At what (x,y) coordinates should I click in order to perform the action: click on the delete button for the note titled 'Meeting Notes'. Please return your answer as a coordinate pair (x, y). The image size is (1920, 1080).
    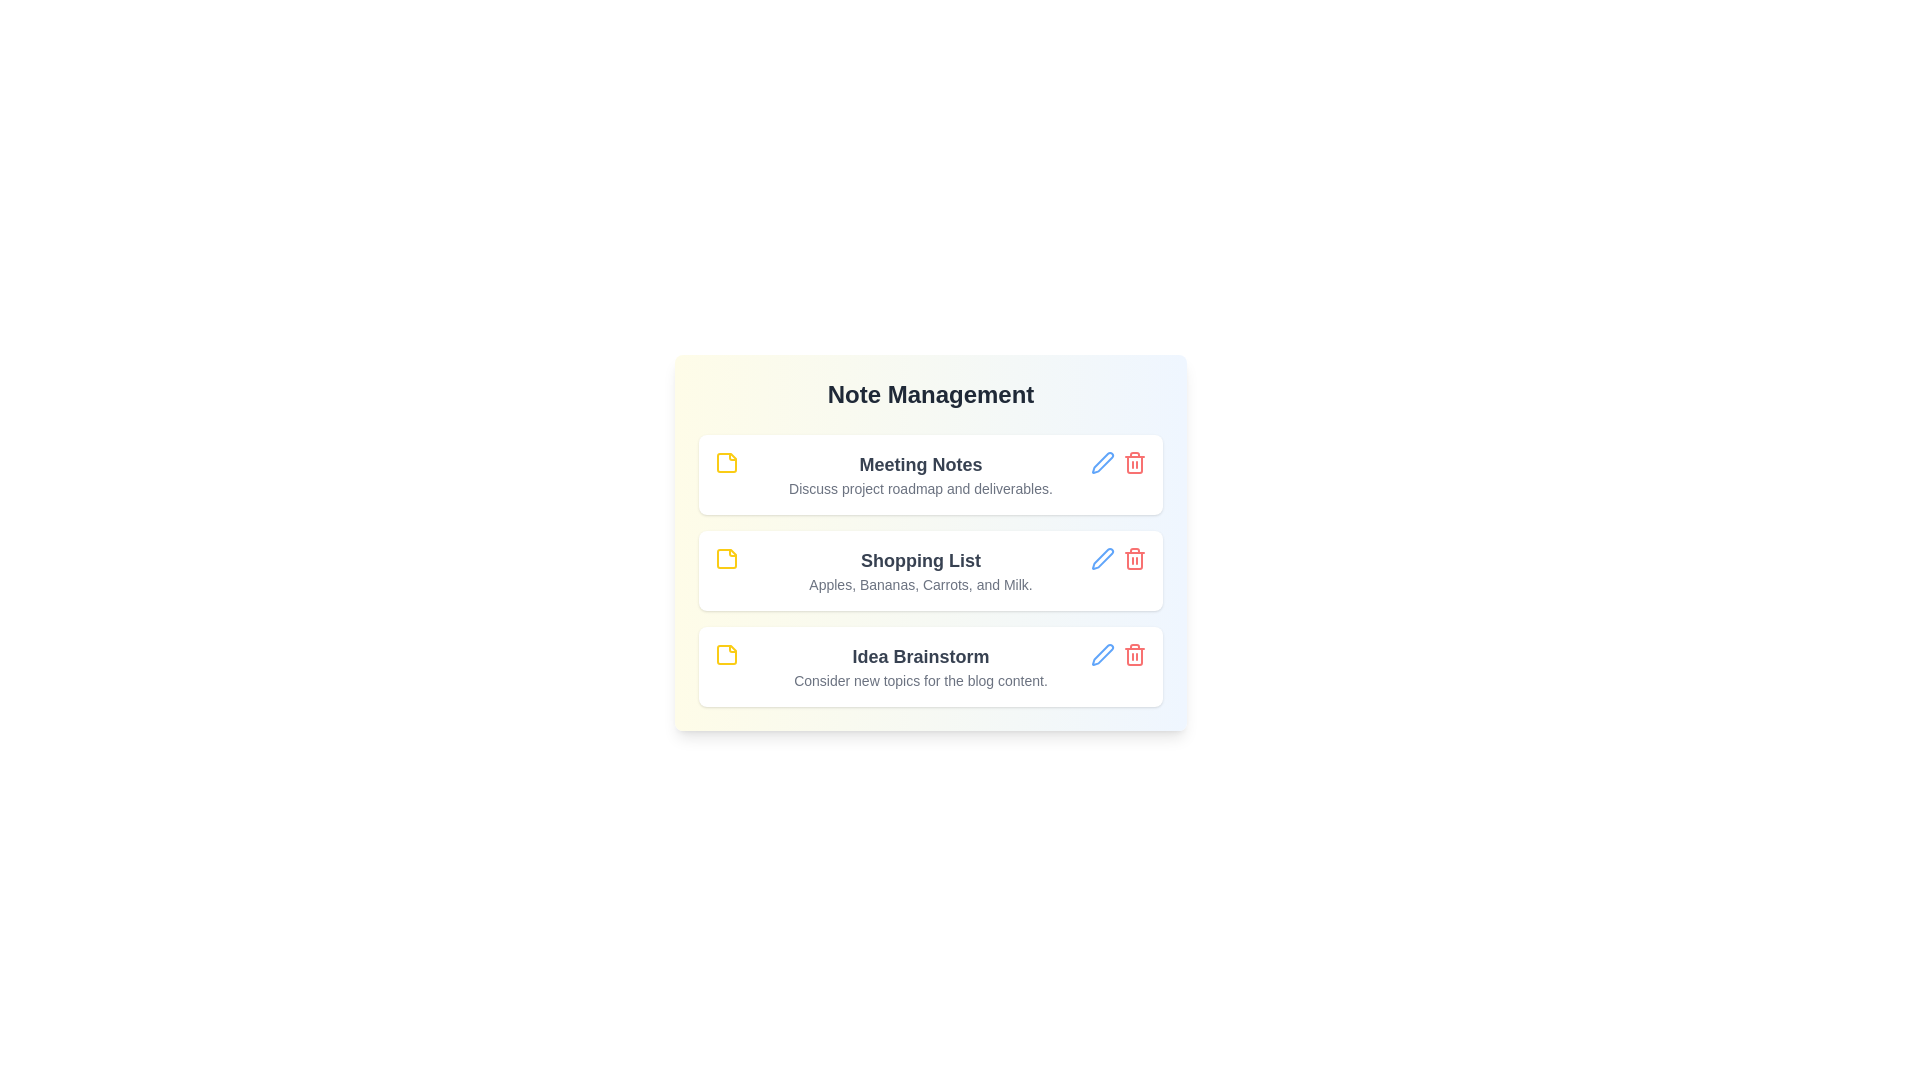
    Looking at the image, I should click on (1134, 462).